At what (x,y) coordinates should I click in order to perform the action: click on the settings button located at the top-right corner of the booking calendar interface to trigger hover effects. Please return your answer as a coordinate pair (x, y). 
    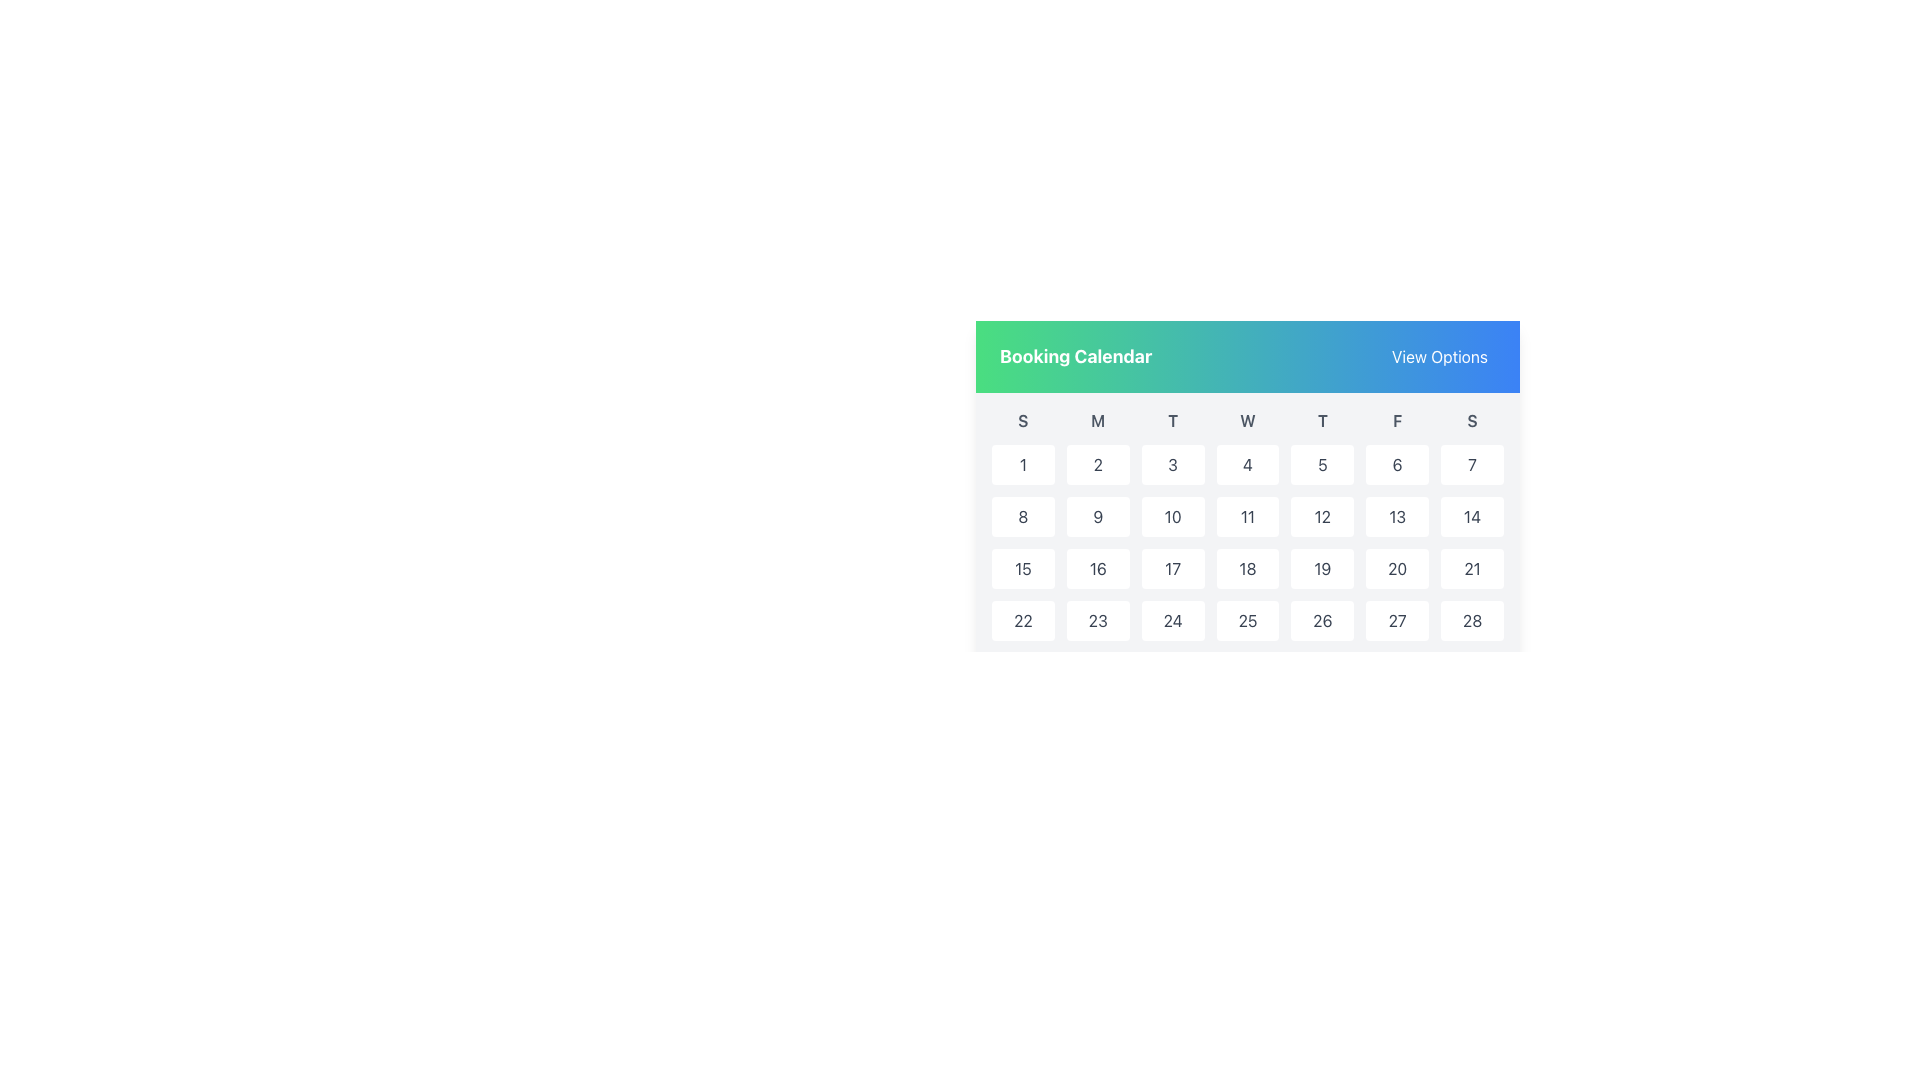
    Looking at the image, I should click on (1440, 356).